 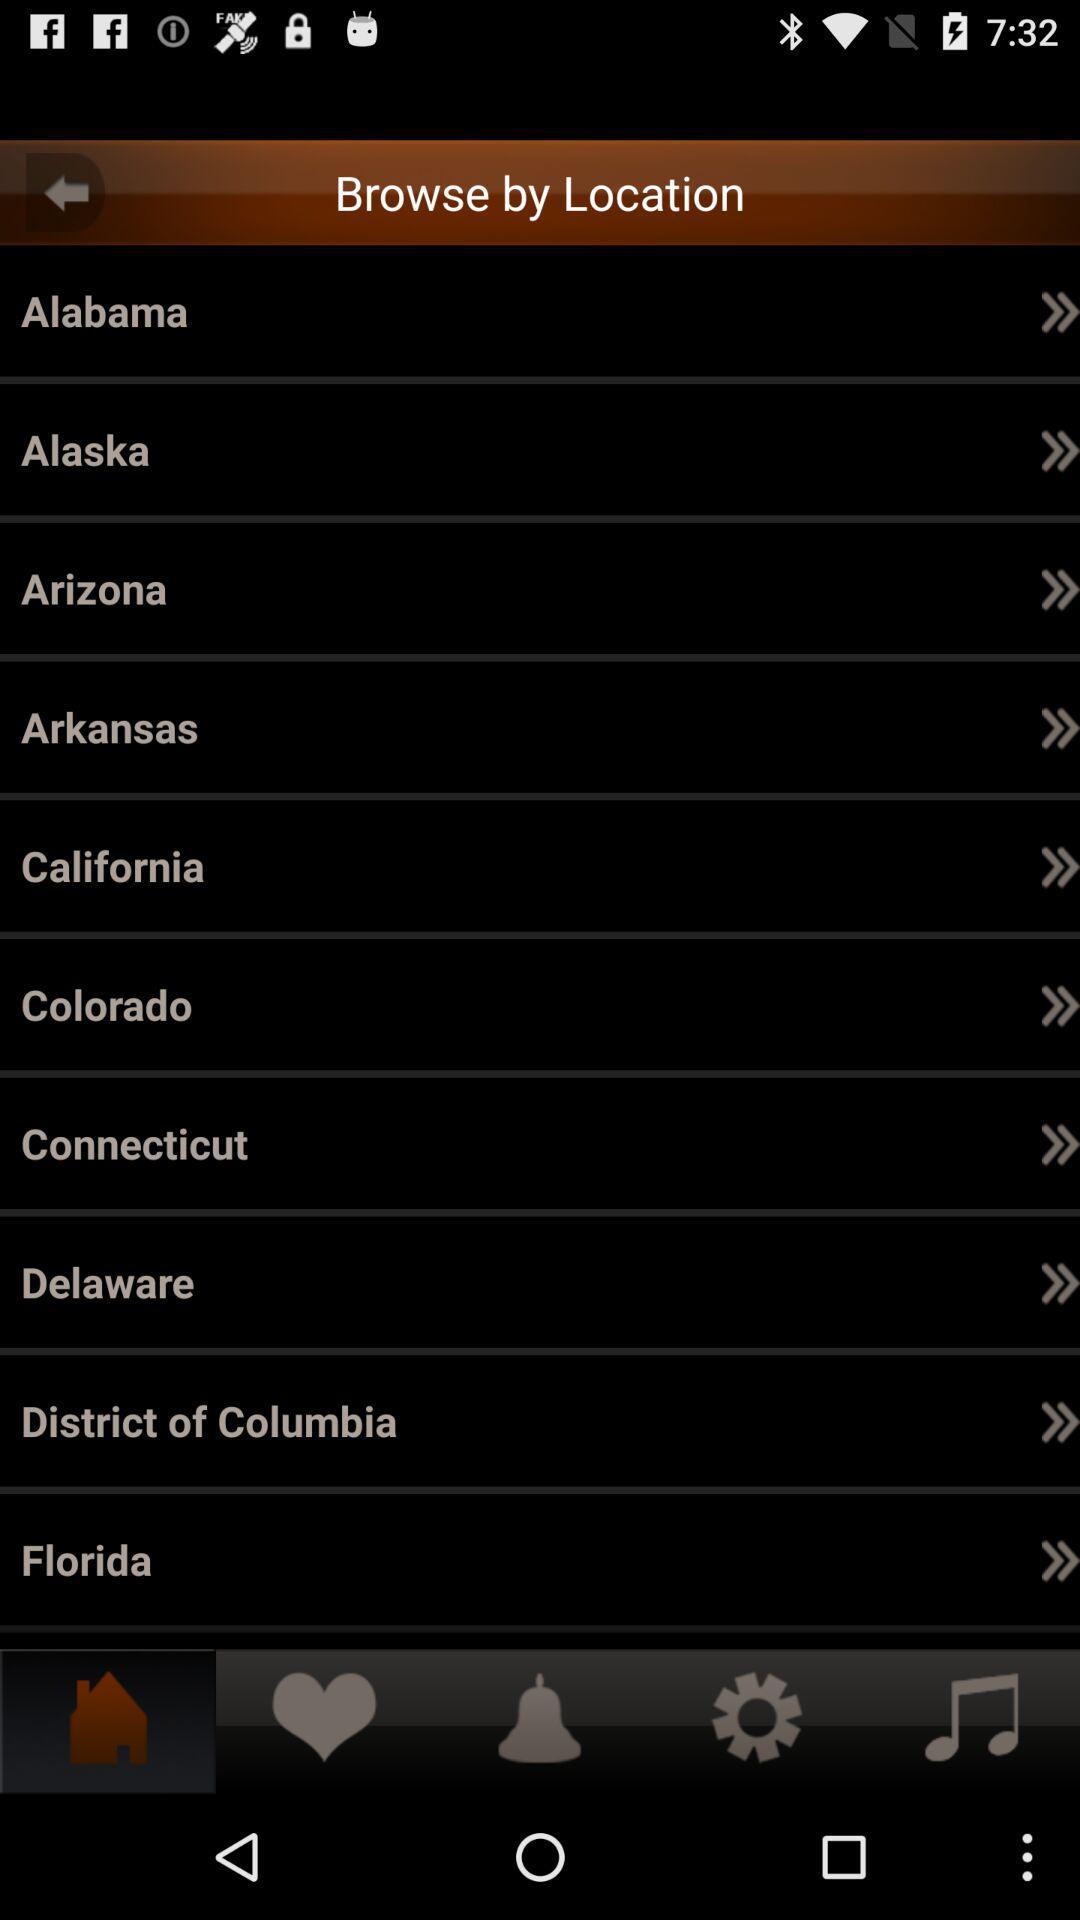 What do you see at coordinates (867, 1558) in the screenshot?
I see `item to the right of the   el dorado icon` at bounding box center [867, 1558].